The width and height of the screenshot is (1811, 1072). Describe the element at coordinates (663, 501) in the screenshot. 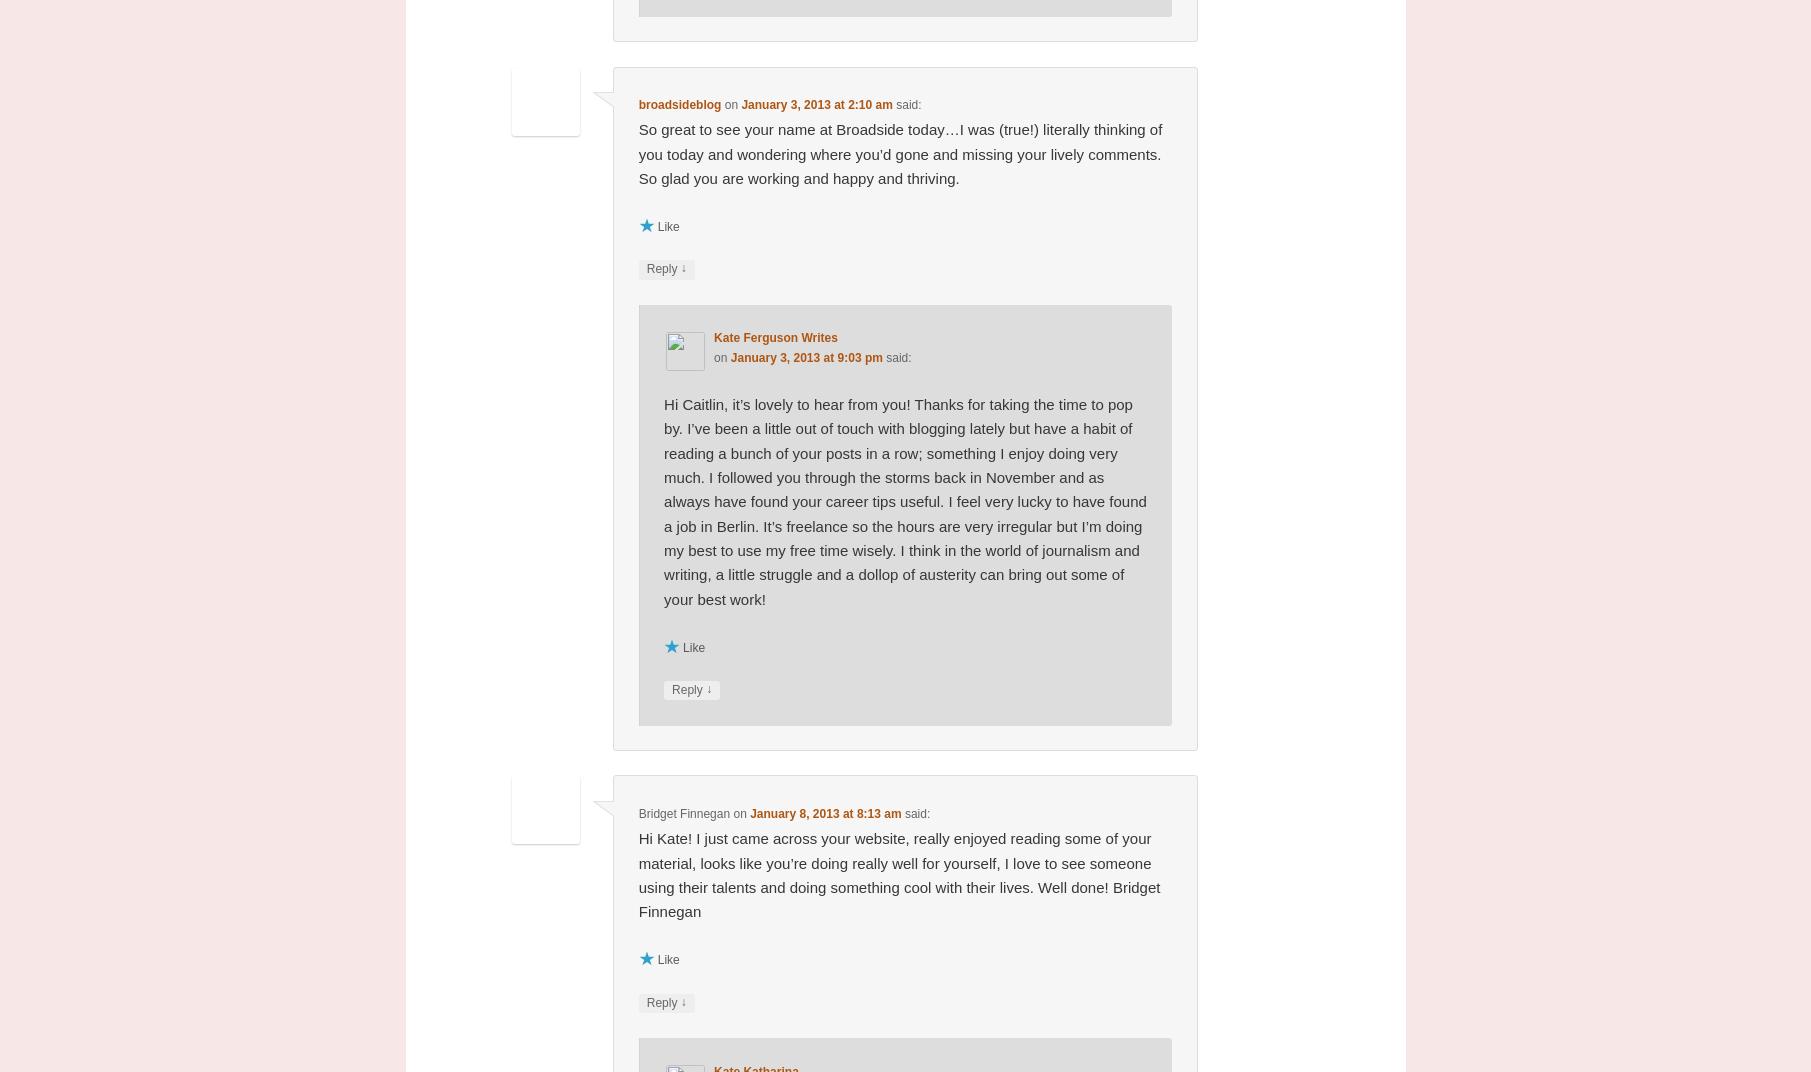

I see `'Hi Caitlin, it’s lovely to hear from you! Thanks for taking the time to pop by. I’ve been a little out of touch with blogging lately but have a habit of reading a bunch of your posts in a row; something I enjoy doing very much. I followed you through the storms back in November and as always have found your career tips useful. I feel very lucky to have found a job in Berlin. It’s freelance so the hours are very irregular but I’m doing my best to use my free time wisely. I think in the world of journalism and writing,  a little struggle and a dollop of austerity can bring out some of your best work!'` at that location.